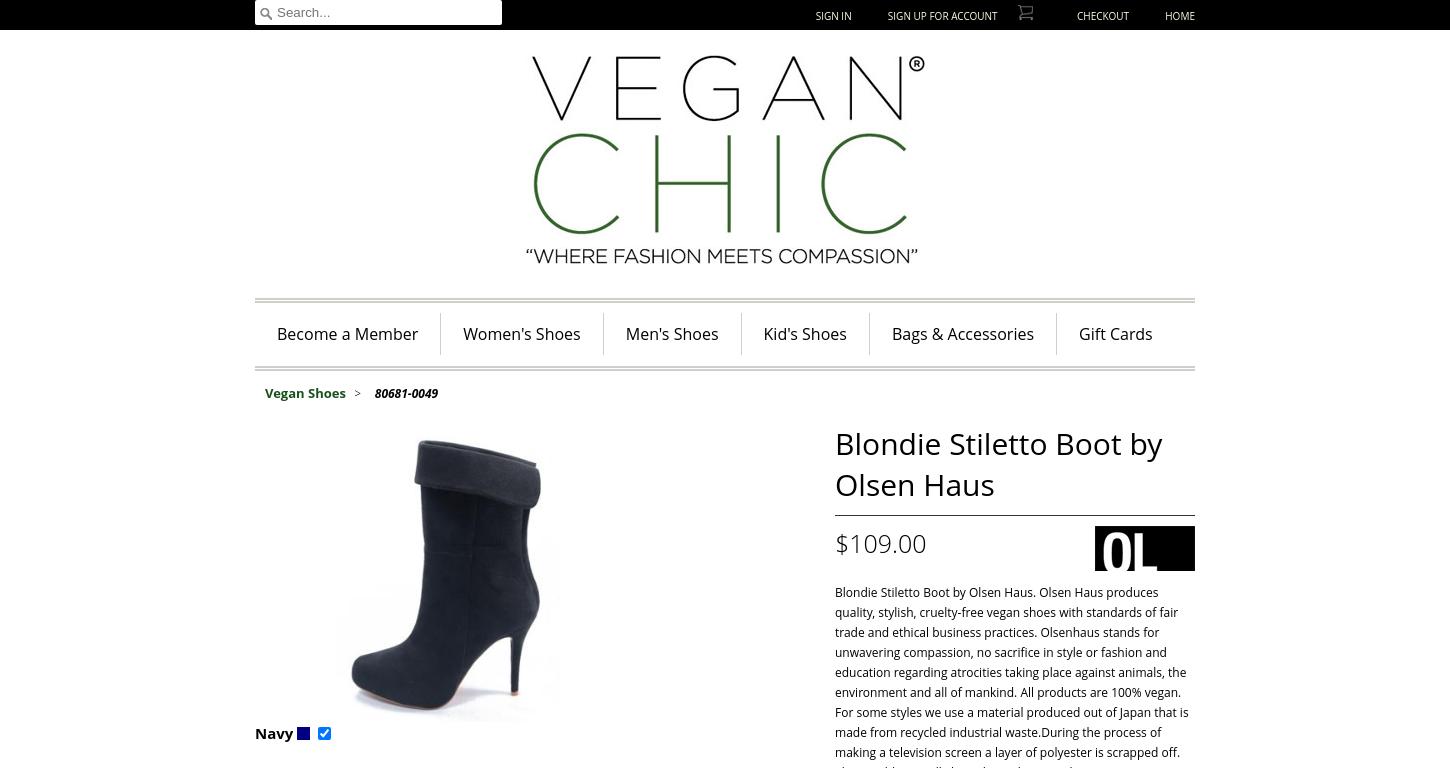 Image resolution: width=1450 pixels, height=768 pixels. I want to click on '$109.00', so click(879, 541).